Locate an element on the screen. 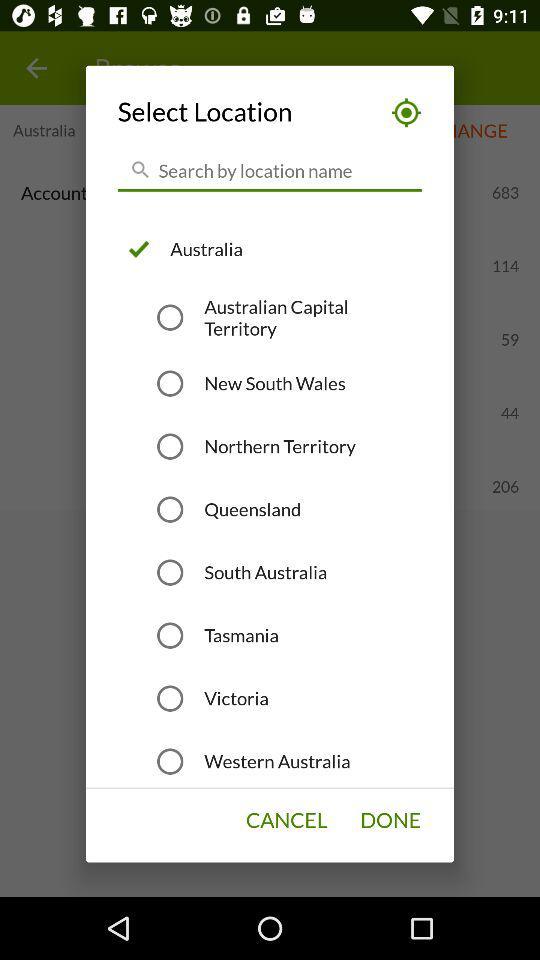 Image resolution: width=540 pixels, height=960 pixels. the item above the northern territory is located at coordinates (274, 382).